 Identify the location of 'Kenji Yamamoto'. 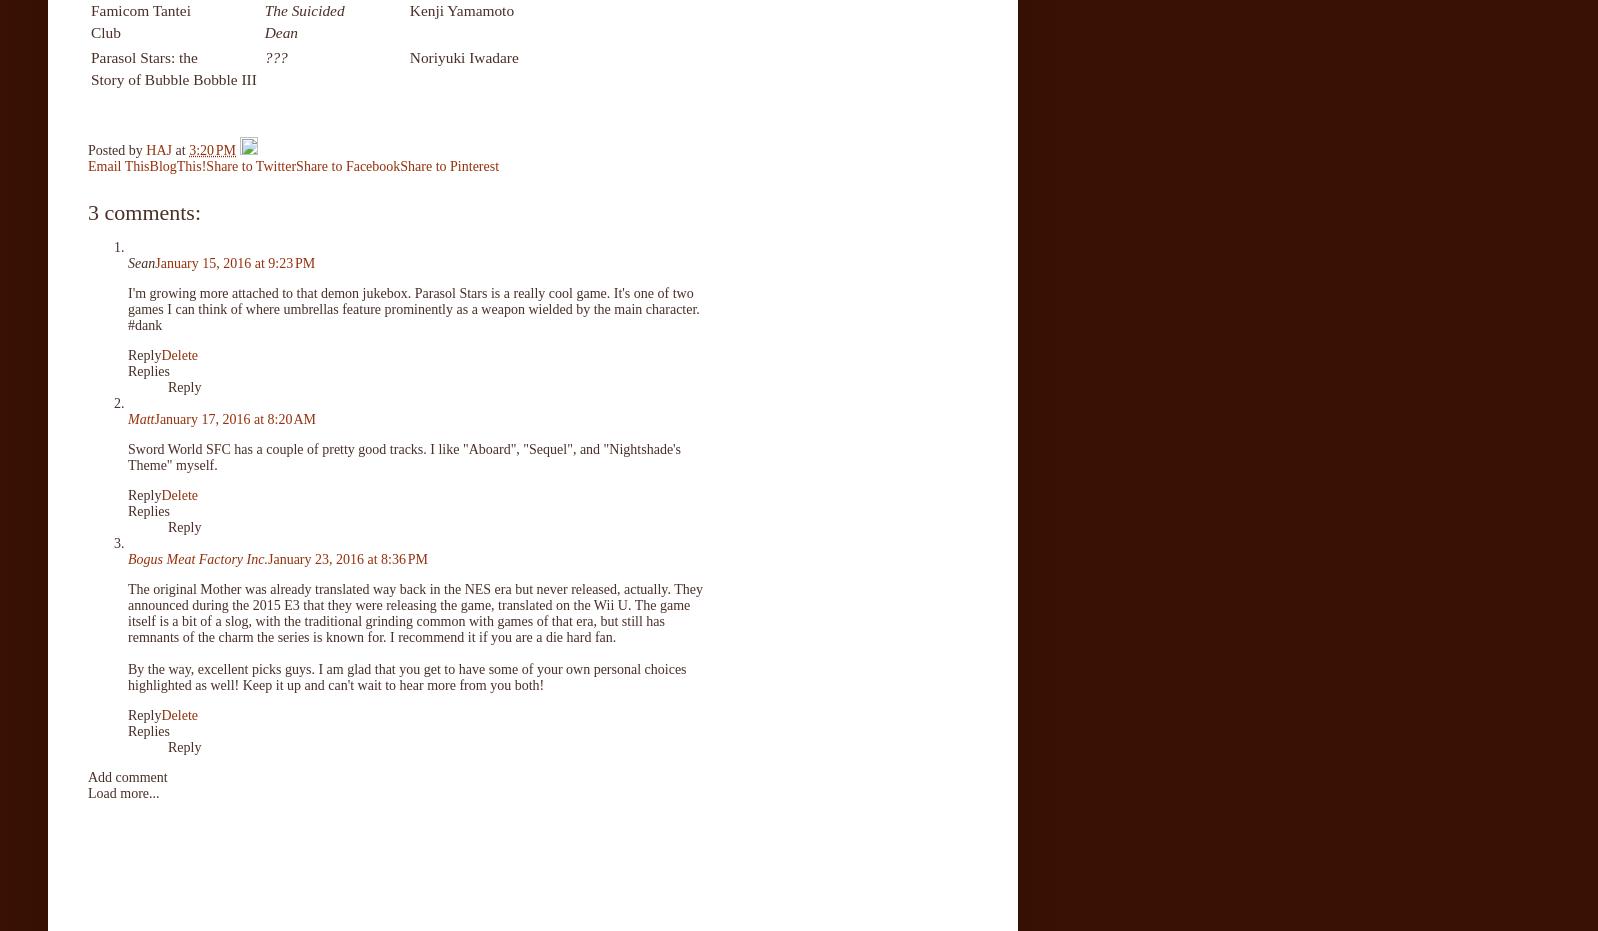
(461, 9).